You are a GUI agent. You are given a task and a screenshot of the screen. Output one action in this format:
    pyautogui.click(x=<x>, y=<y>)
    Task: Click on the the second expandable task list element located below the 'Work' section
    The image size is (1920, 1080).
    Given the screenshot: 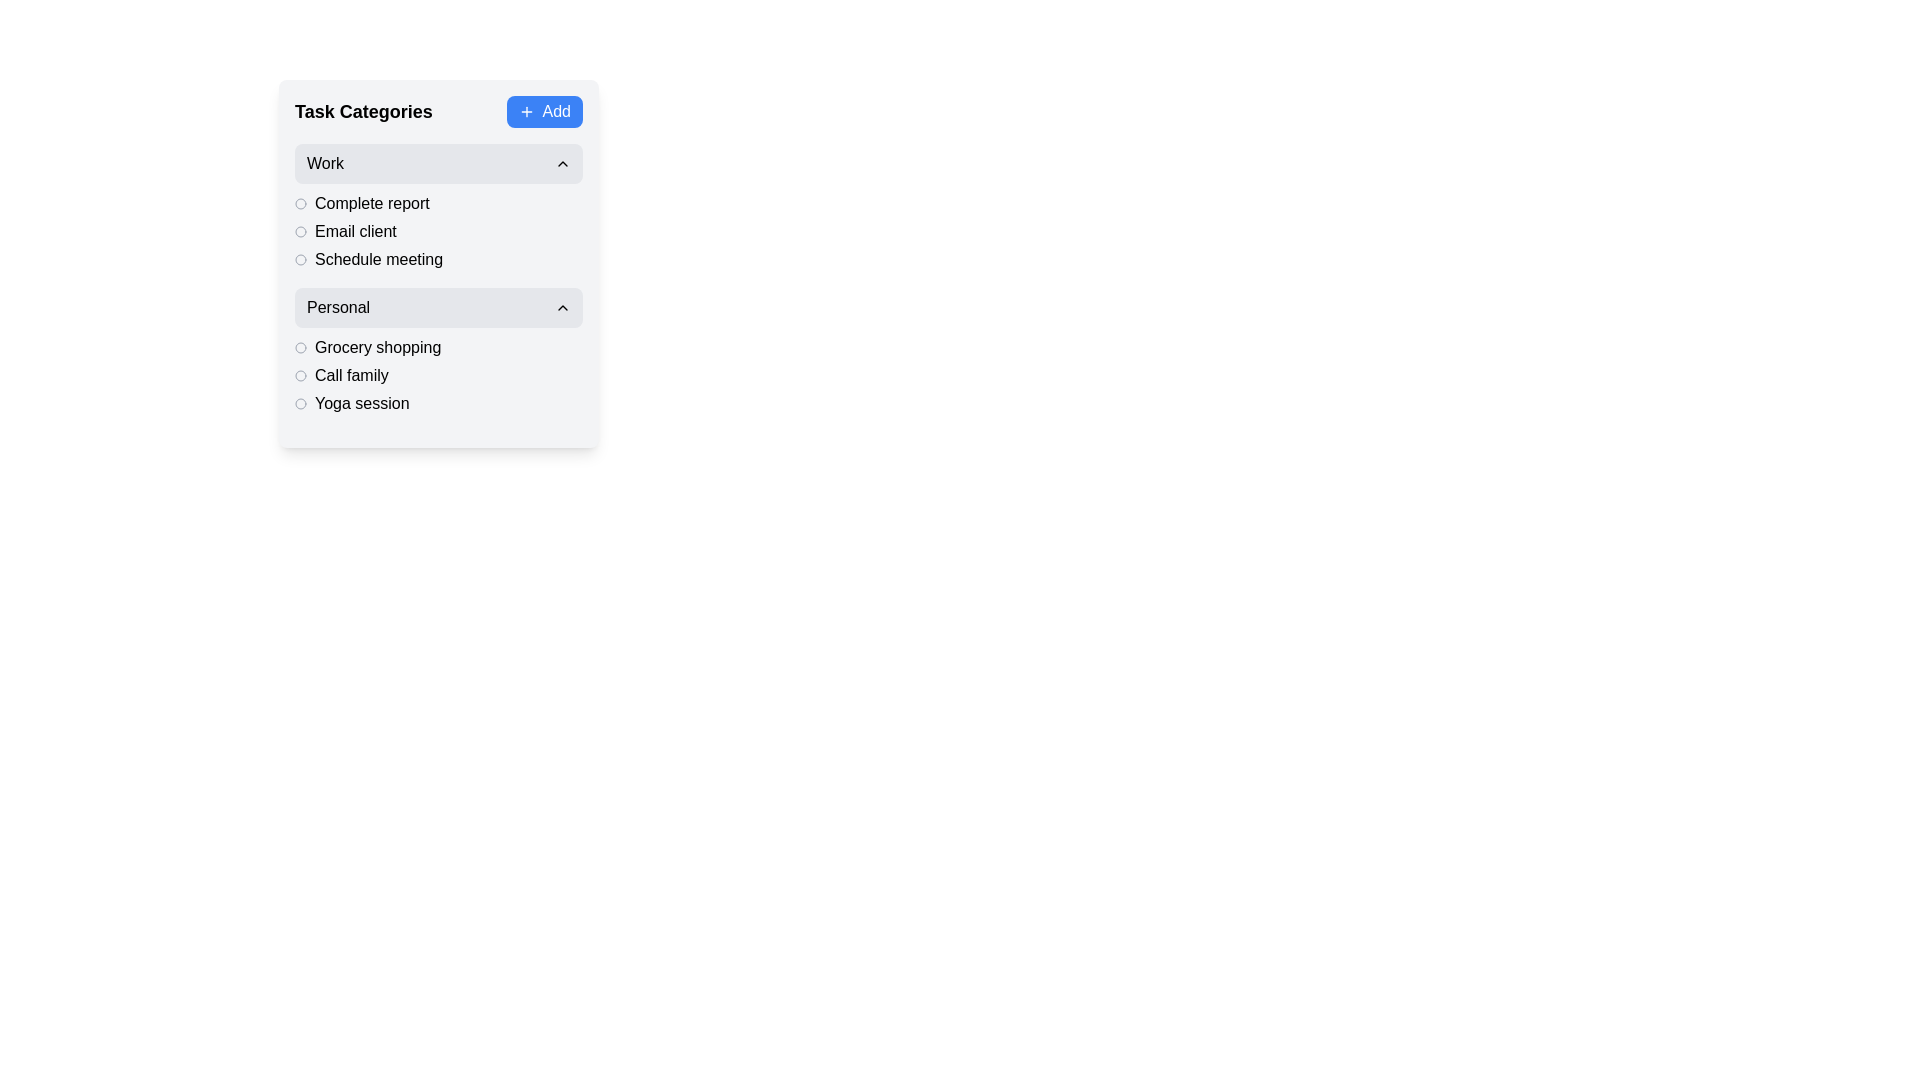 What is the action you would take?
    pyautogui.click(x=437, y=350)
    